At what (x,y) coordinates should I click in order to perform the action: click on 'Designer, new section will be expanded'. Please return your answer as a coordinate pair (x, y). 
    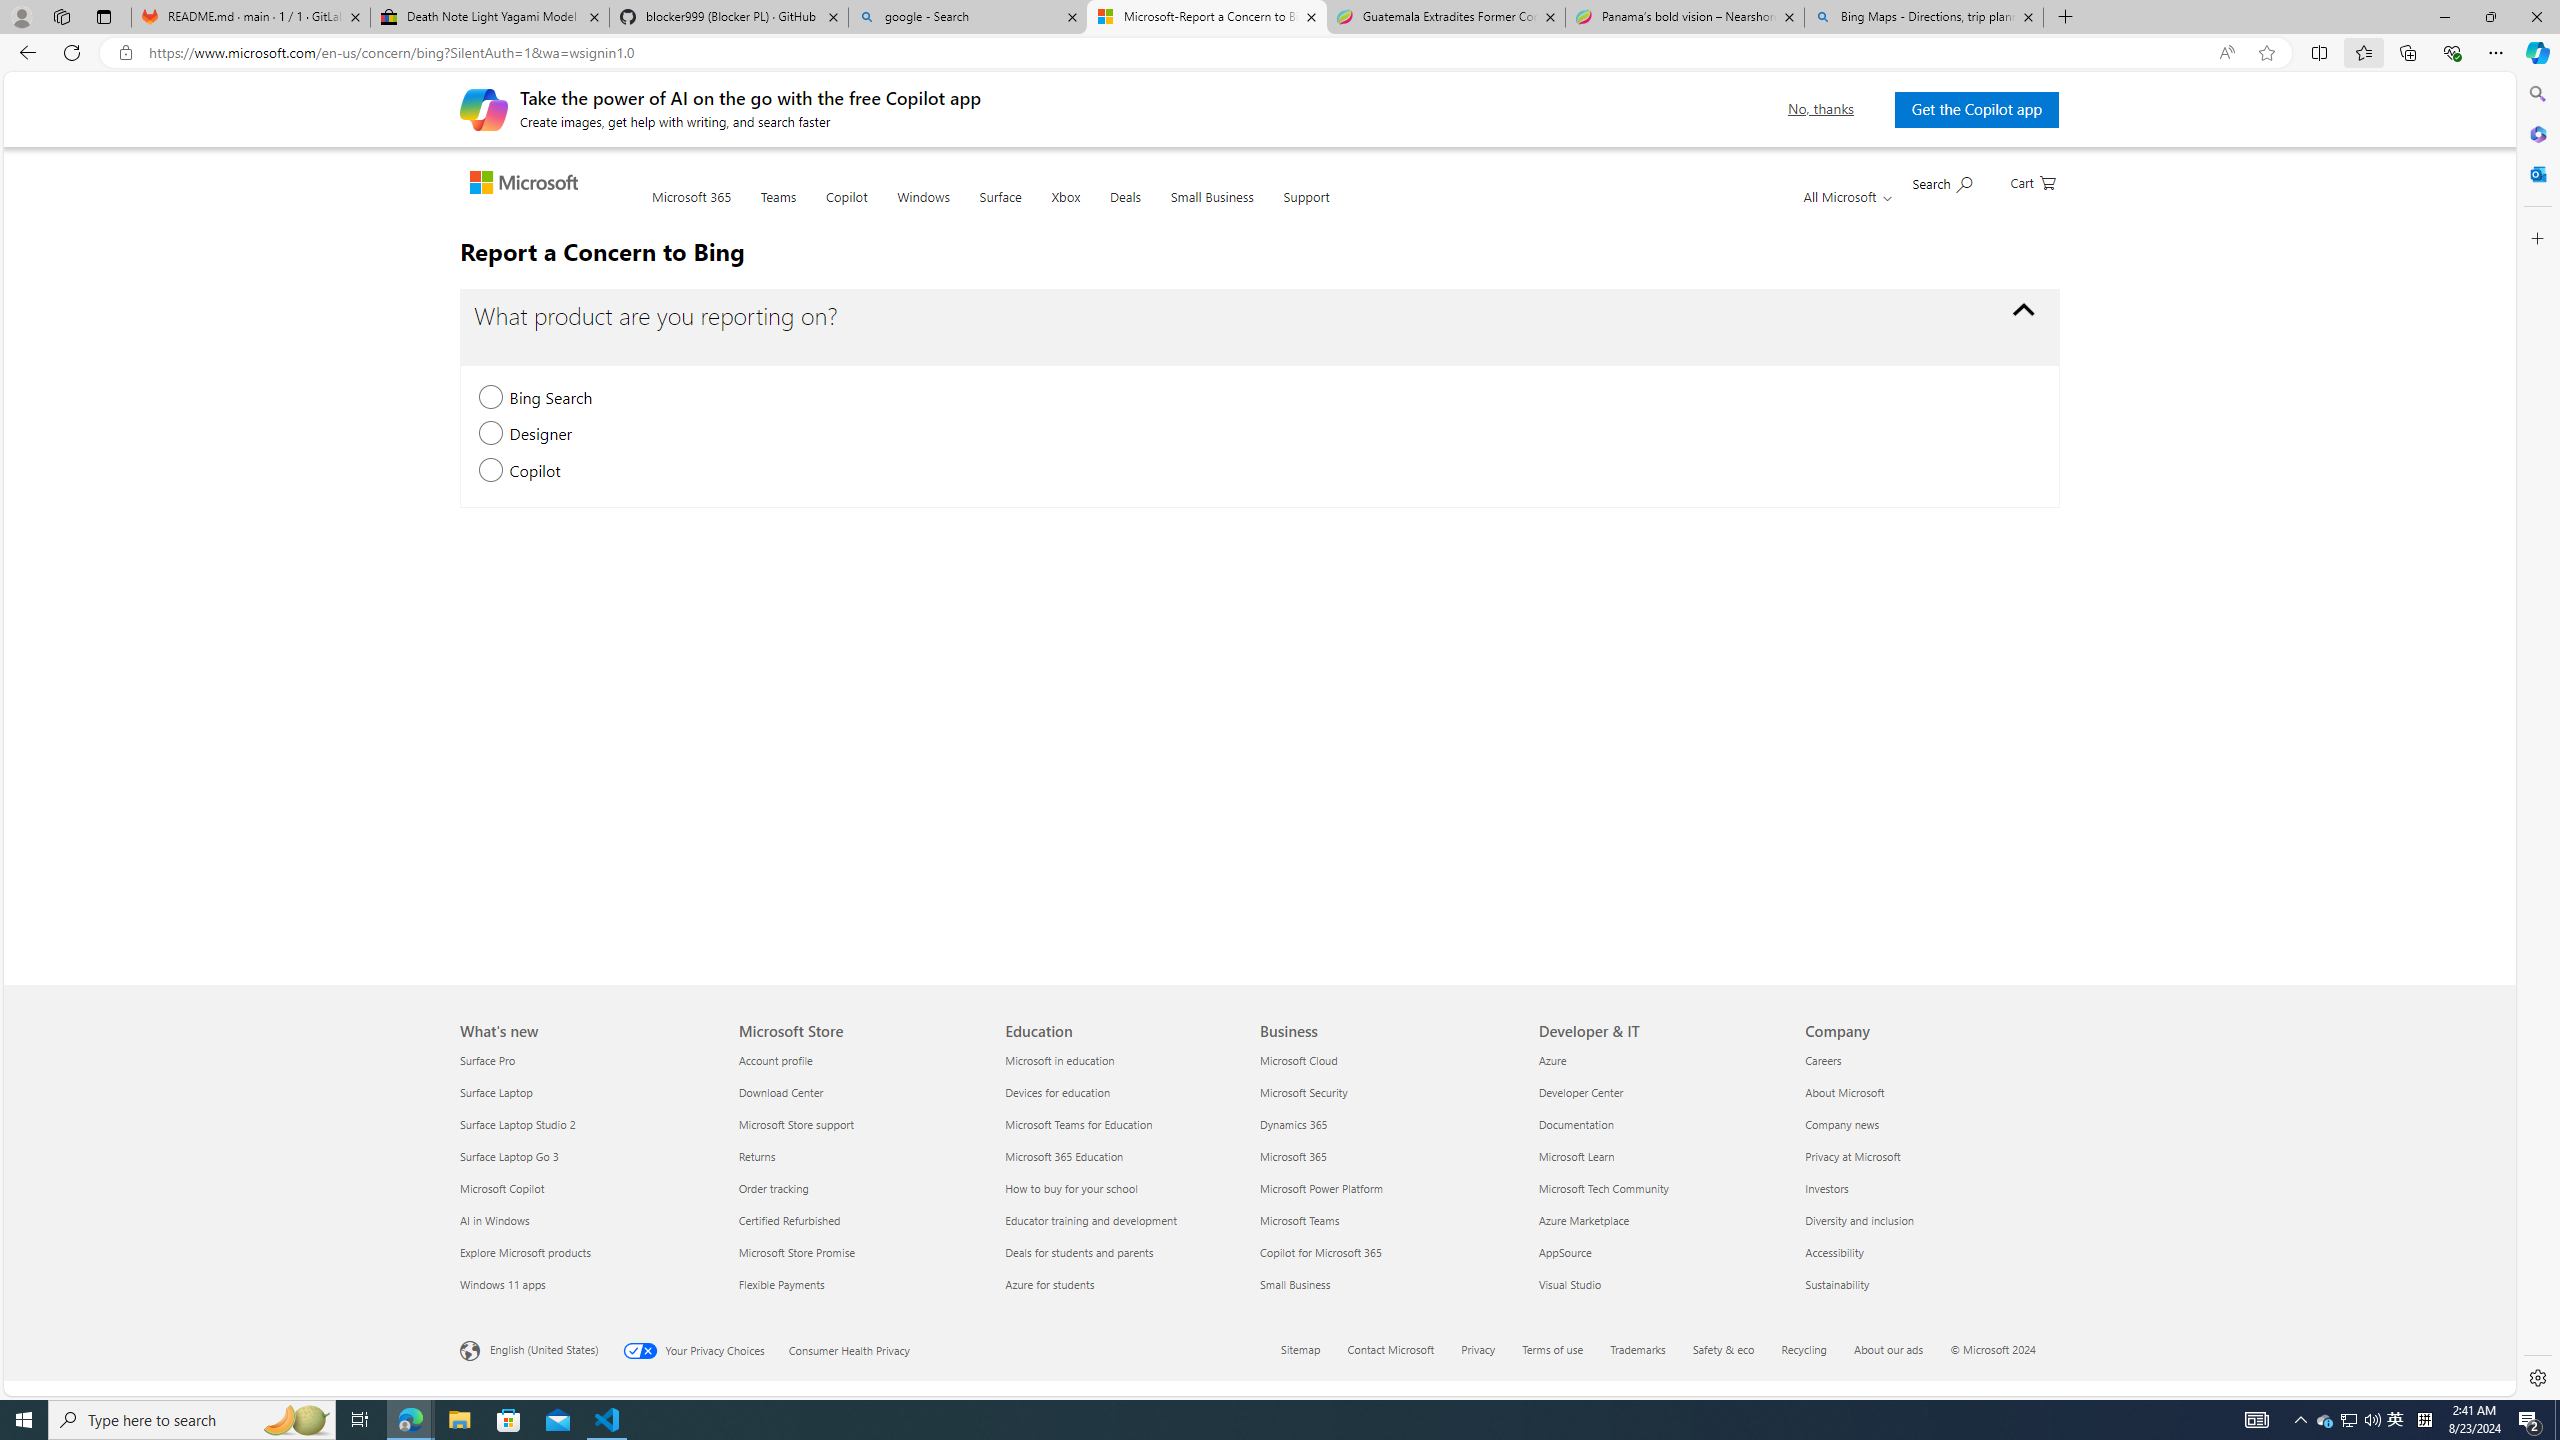
    Looking at the image, I should click on (490, 433).